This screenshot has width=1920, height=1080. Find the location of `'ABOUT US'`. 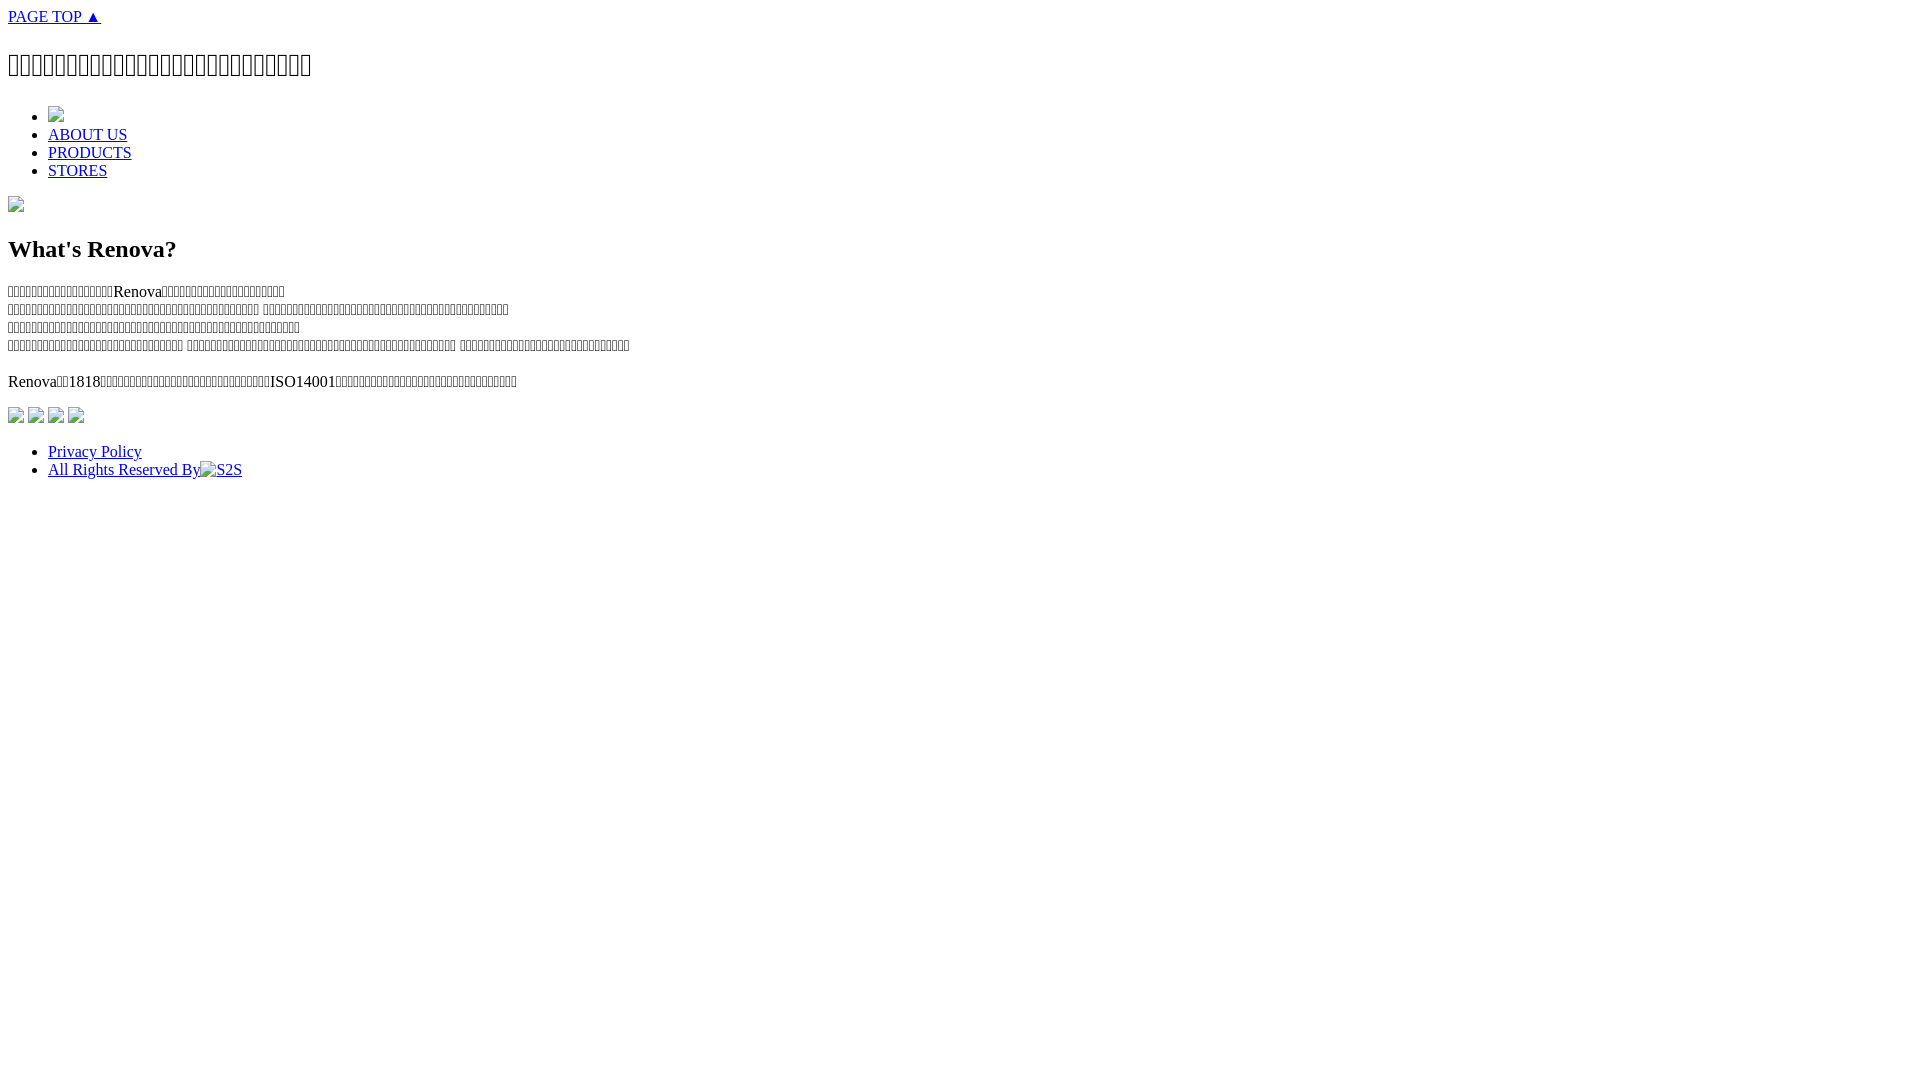

'ABOUT US' is located at coordinates (86, 134).